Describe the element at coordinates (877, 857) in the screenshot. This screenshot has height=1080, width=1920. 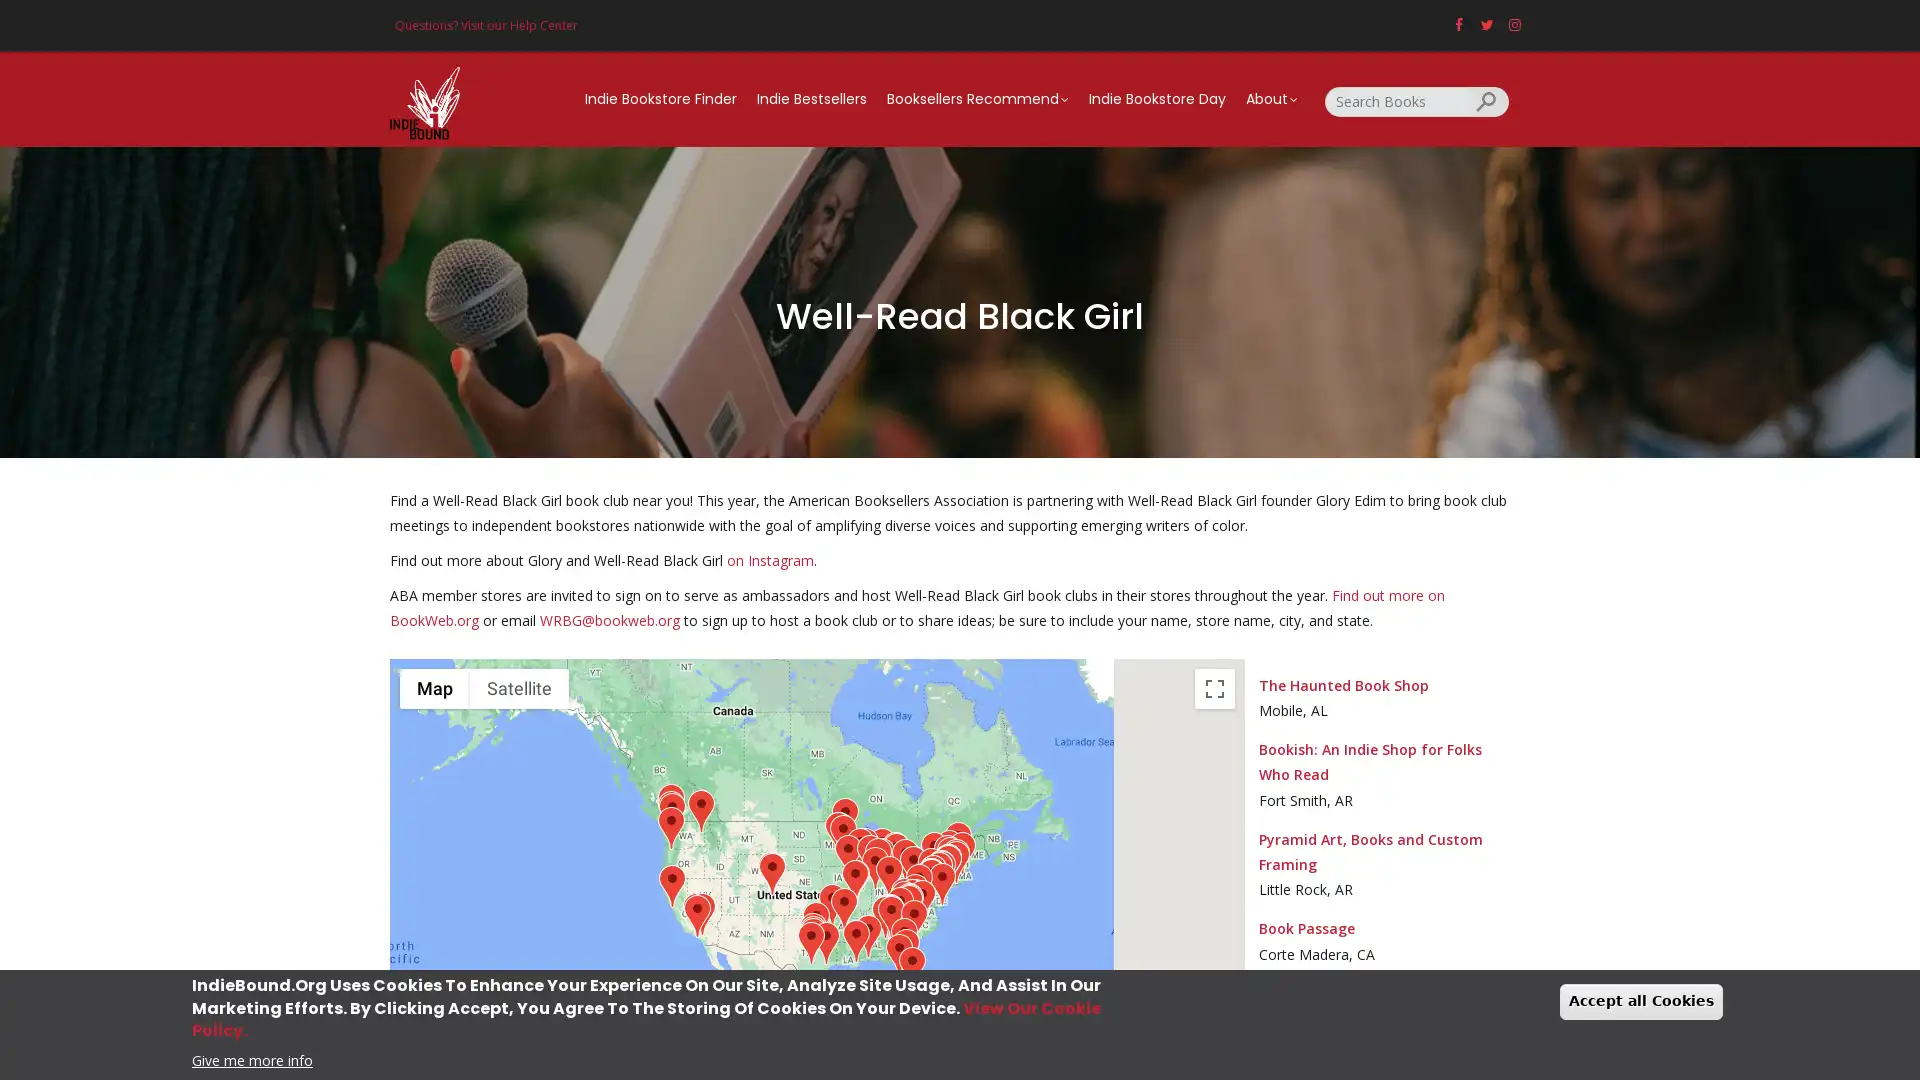
I see `The Brain Lair` at that location.